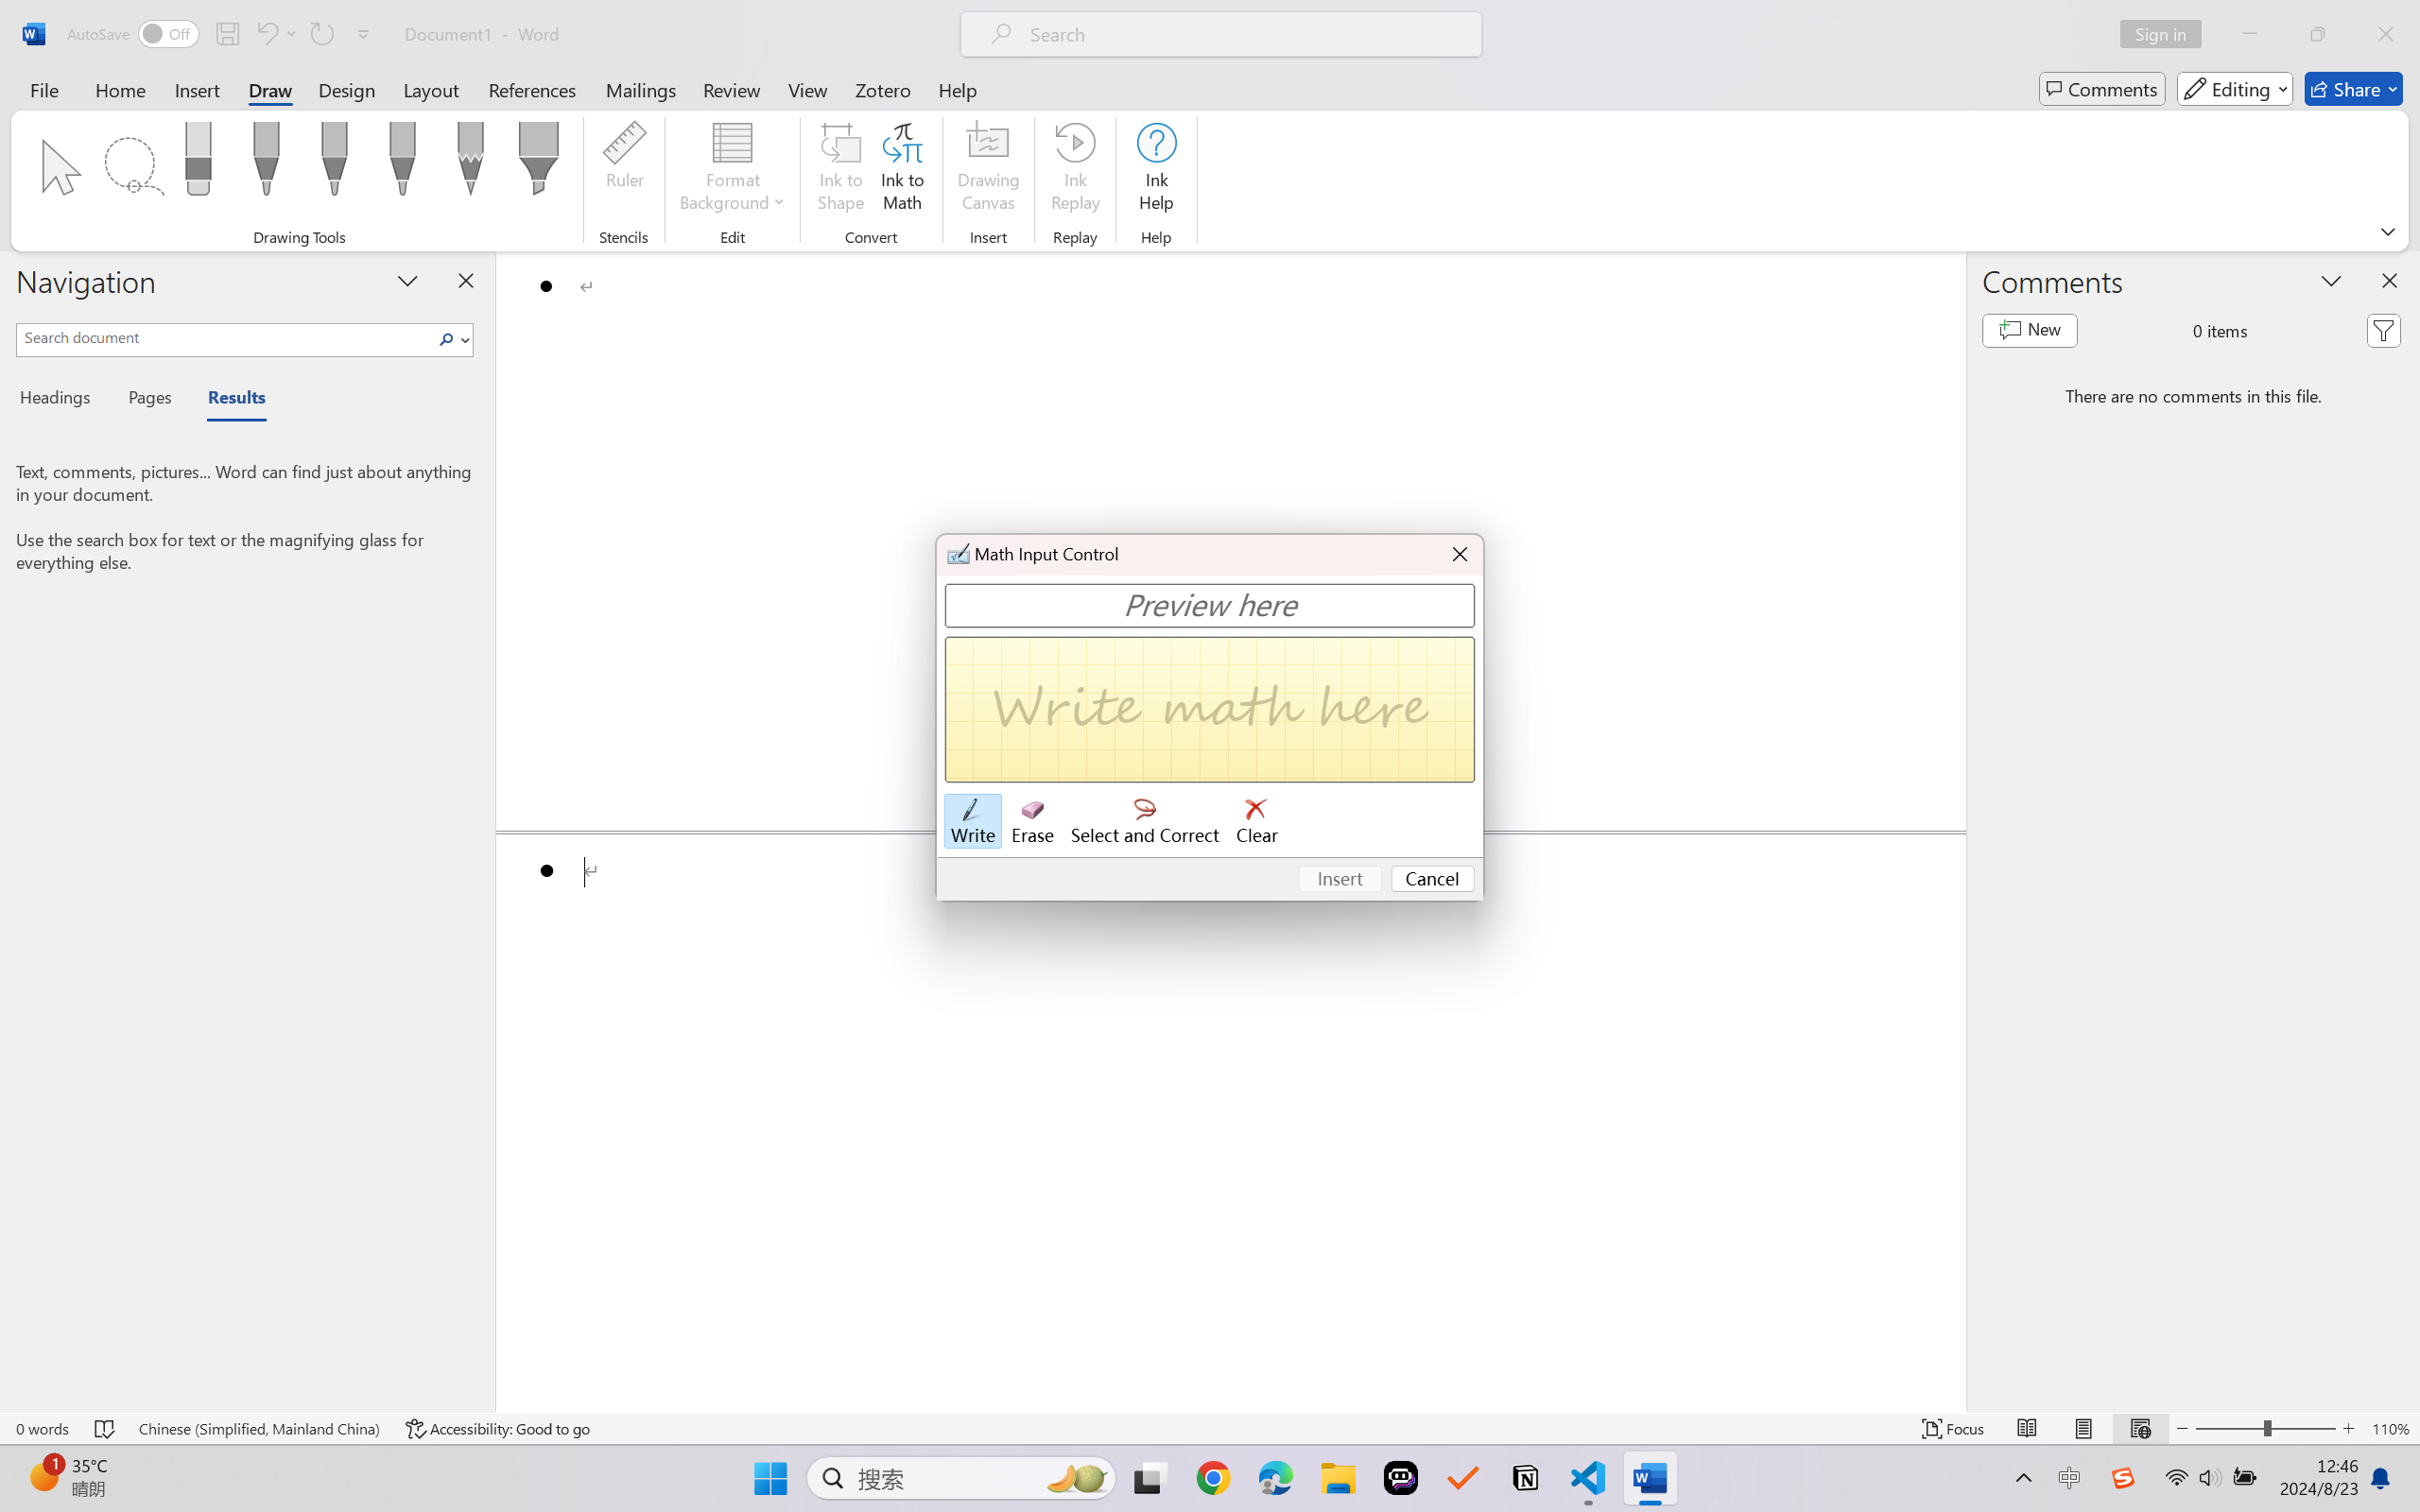 The image size is (2420, 1512). What do you see at coordinates (1145, 820) in the screenshot?
I see `'Select and Correct'` at bounding box center [1145, 820].